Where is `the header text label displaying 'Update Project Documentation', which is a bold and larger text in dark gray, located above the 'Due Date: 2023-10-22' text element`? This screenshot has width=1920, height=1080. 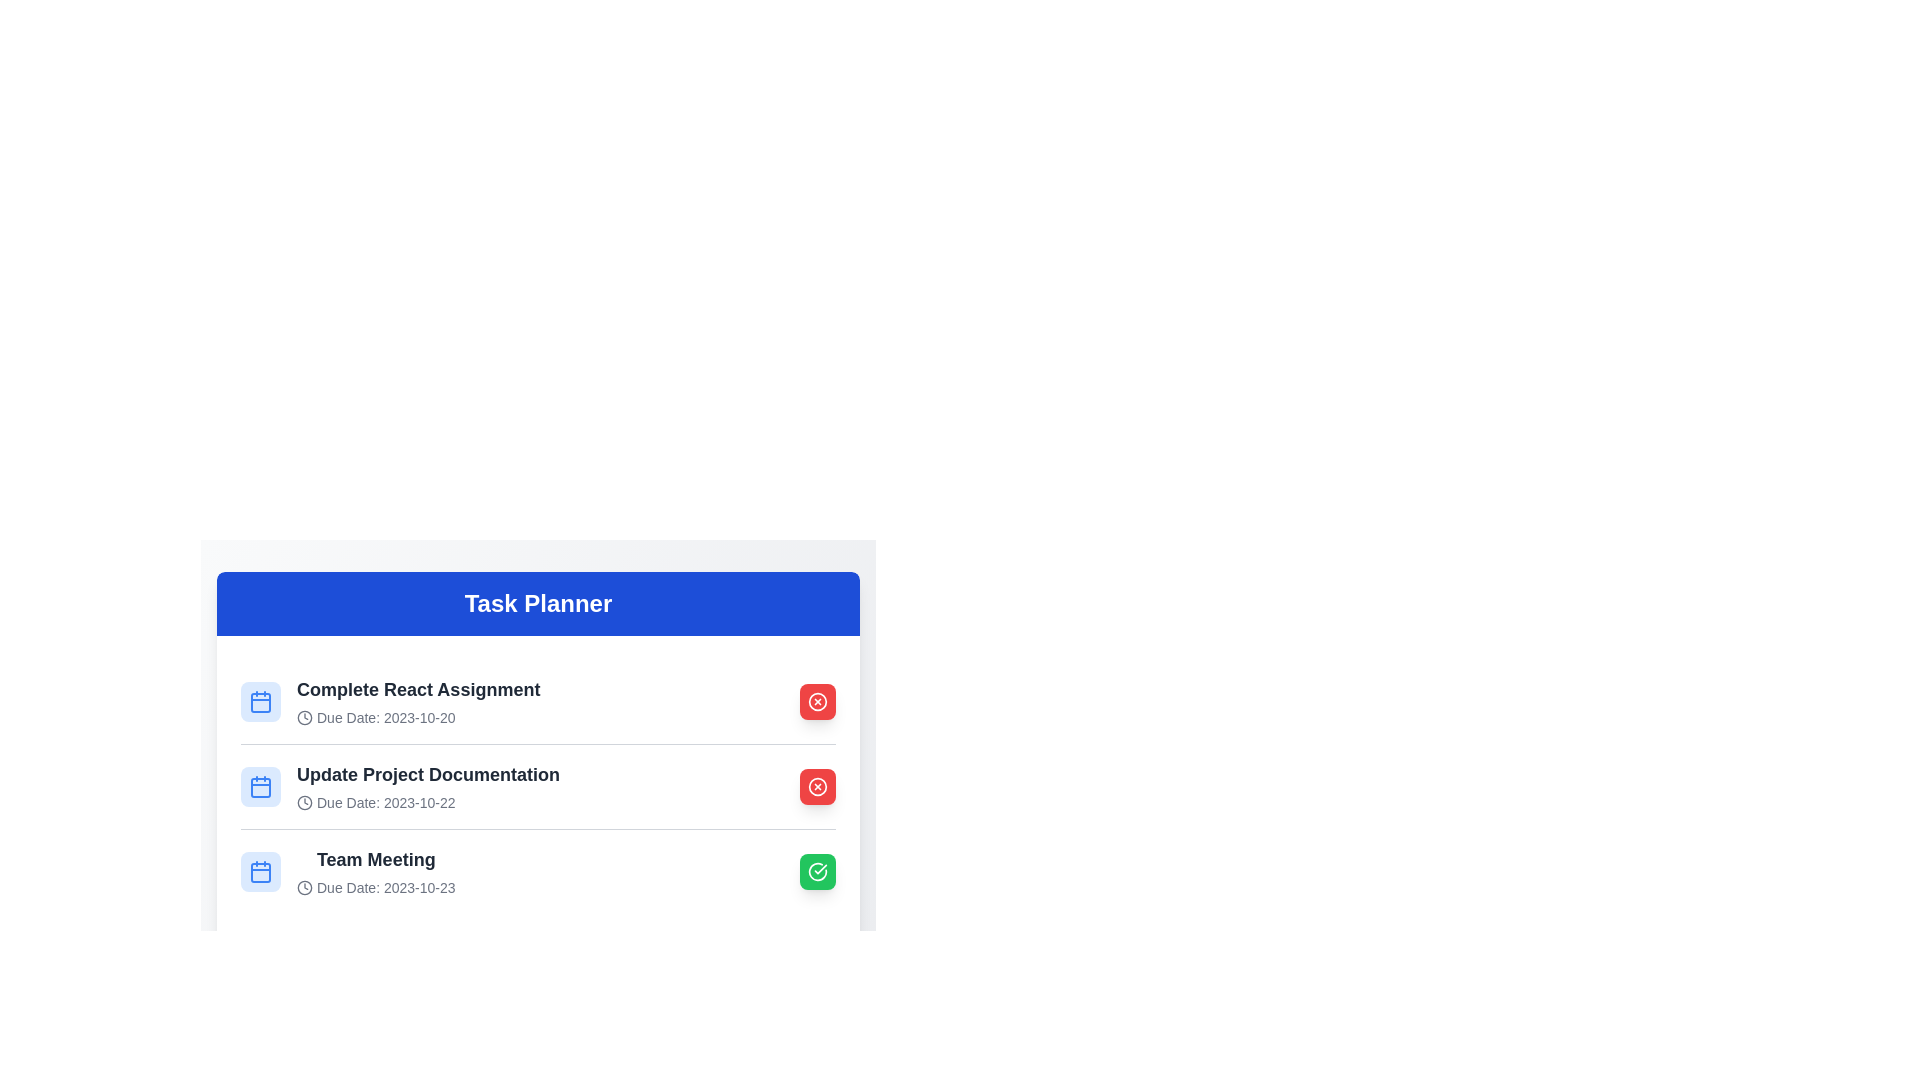 the header text label displaying 'Update Project Documentation', which is a bold and larger text in dark gray, located above the 'Due Date: 2023-10-22' text element is located at coordinates (427, 774).